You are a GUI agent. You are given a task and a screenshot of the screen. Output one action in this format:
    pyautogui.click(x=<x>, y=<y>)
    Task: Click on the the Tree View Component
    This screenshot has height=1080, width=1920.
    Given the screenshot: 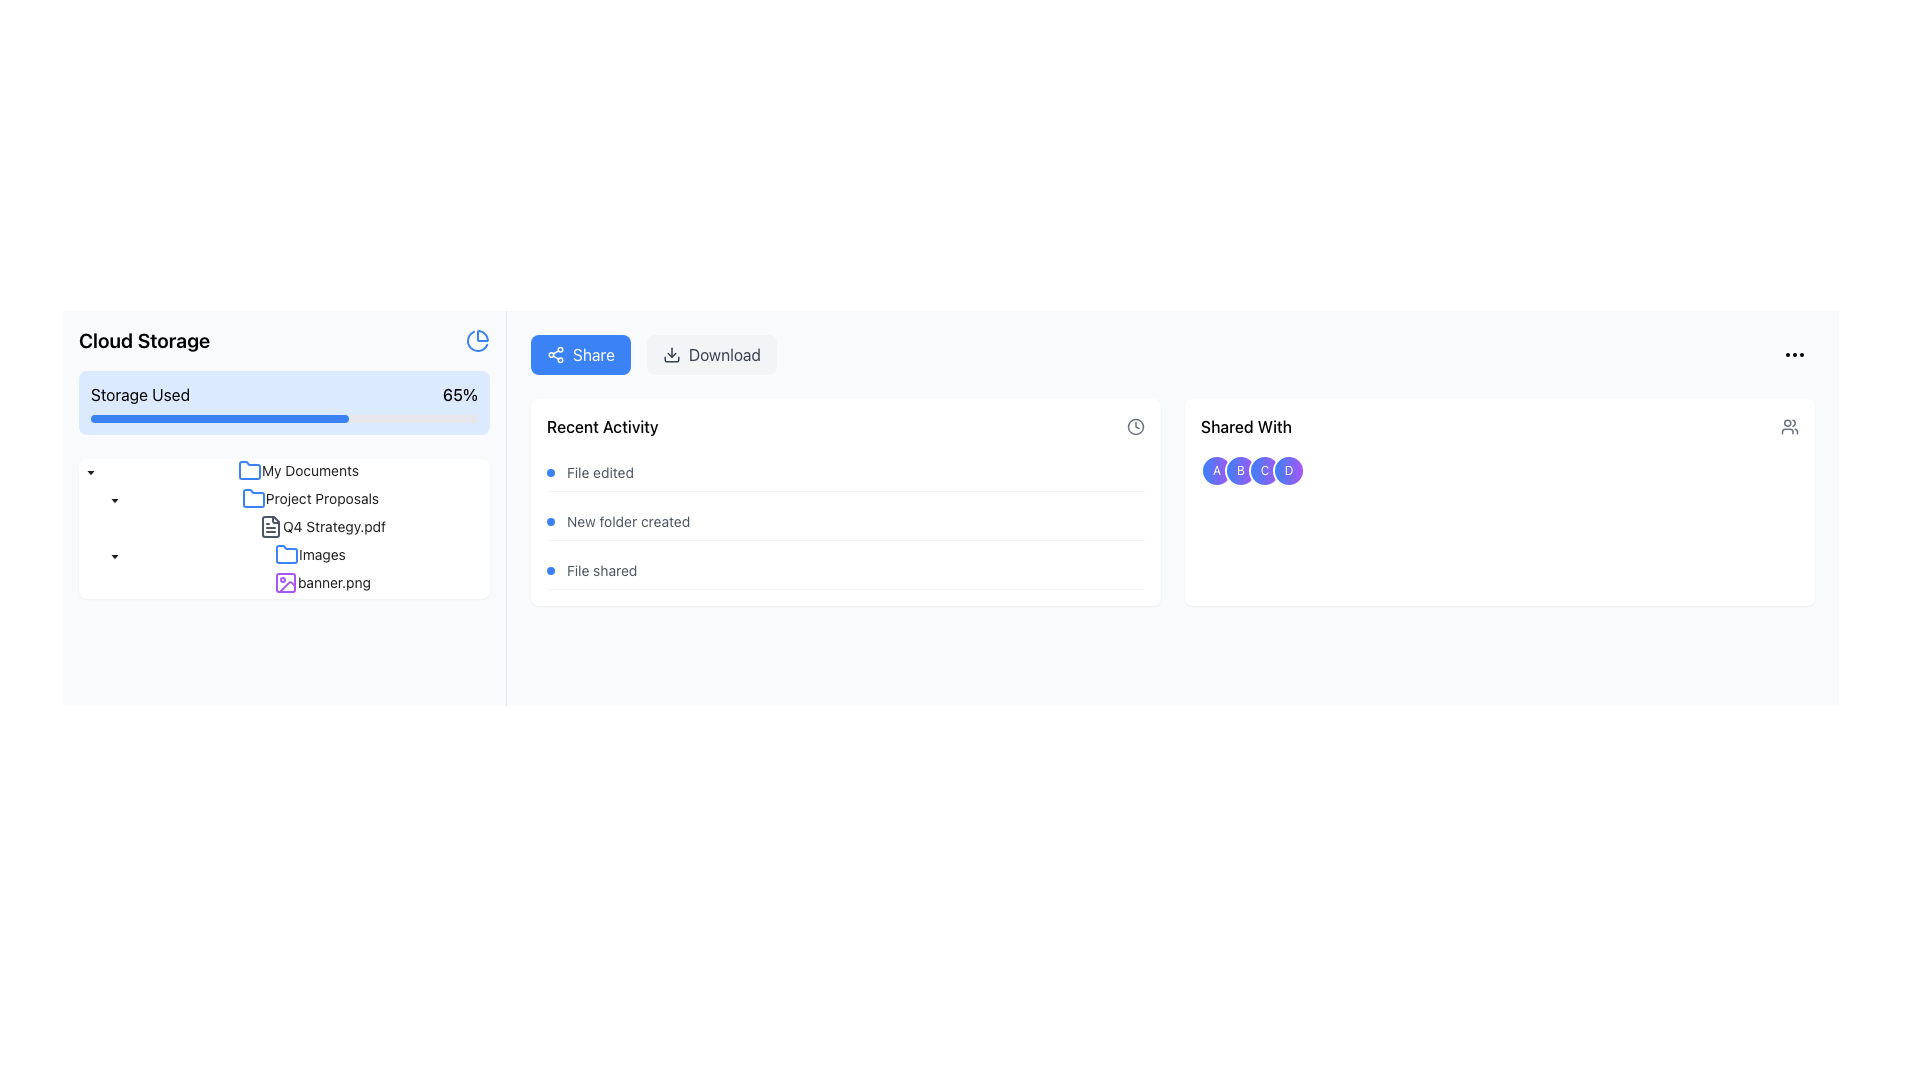 What is the action you would take?
    pyautogui.click(x=283, y=527)
    